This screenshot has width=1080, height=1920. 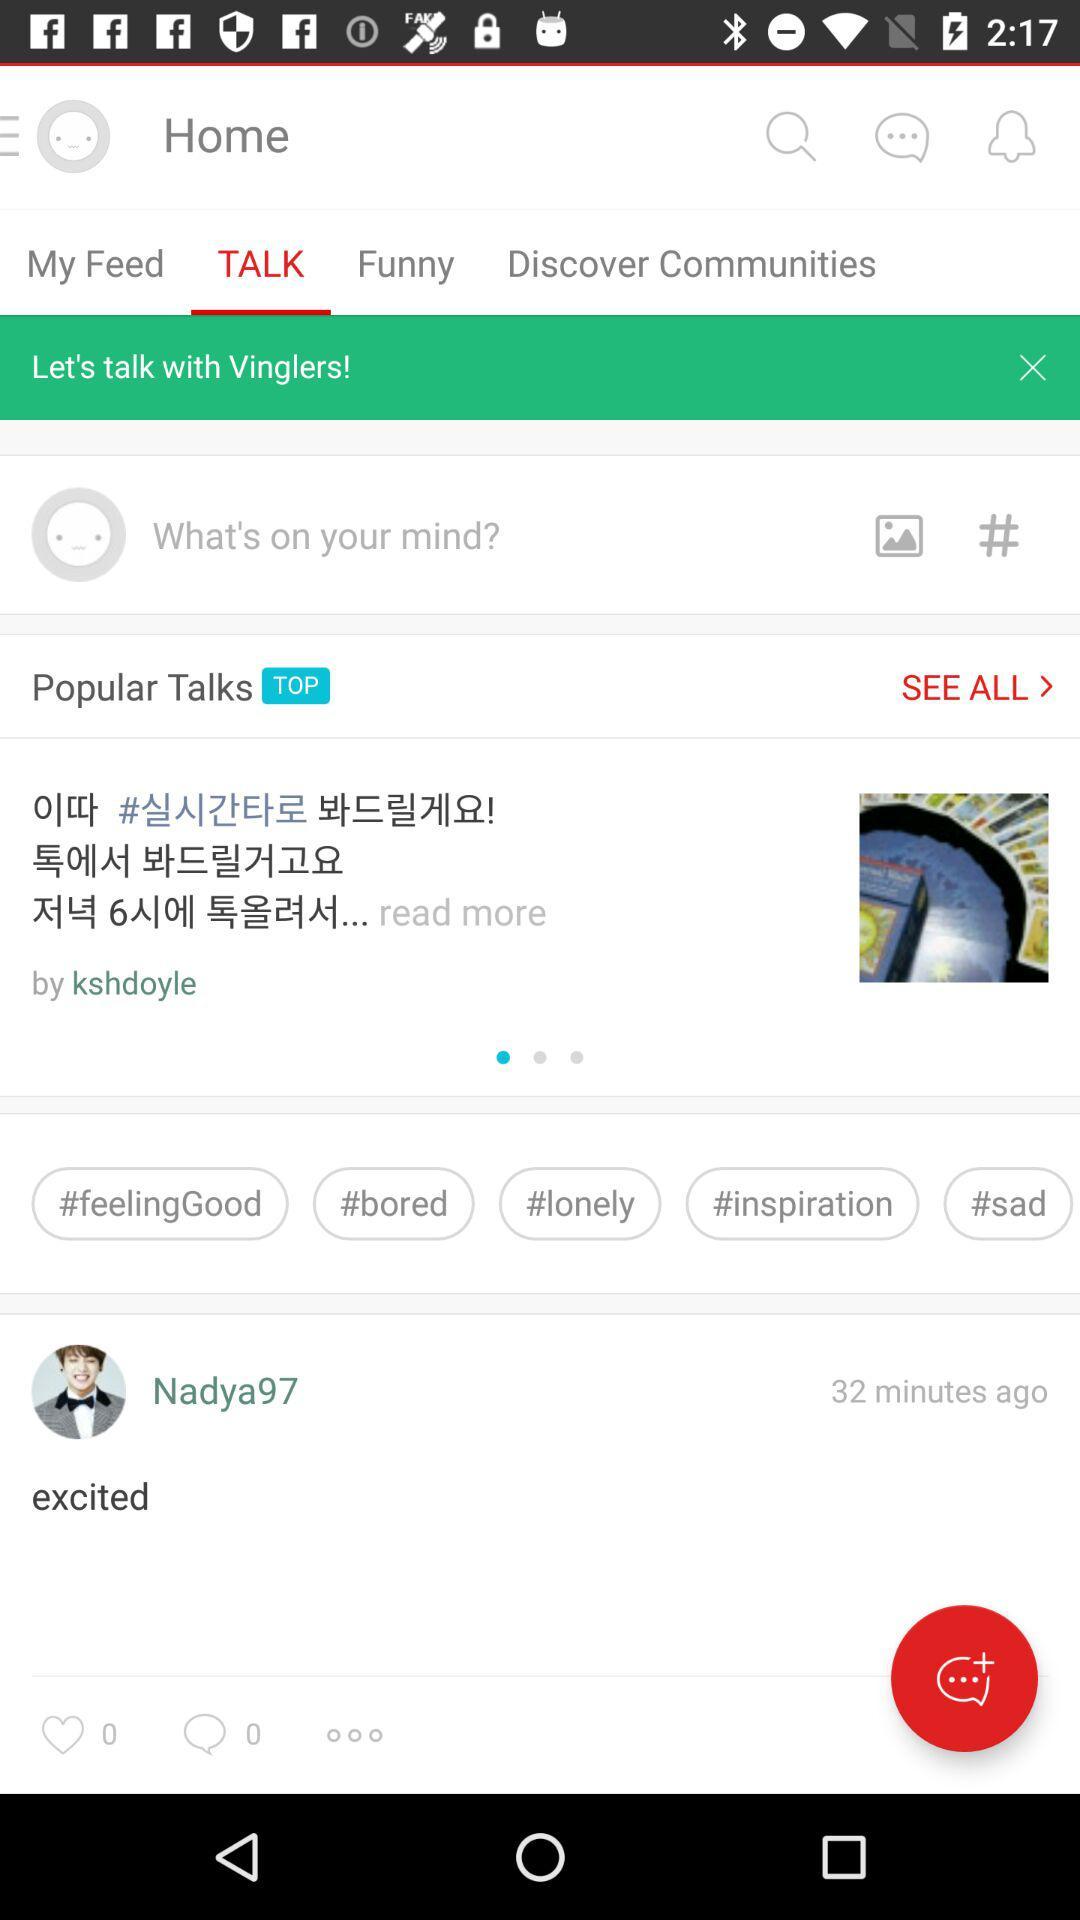 I want to click on the icon to the right of the #inspiration icon, so click(x=1008, y=1202).